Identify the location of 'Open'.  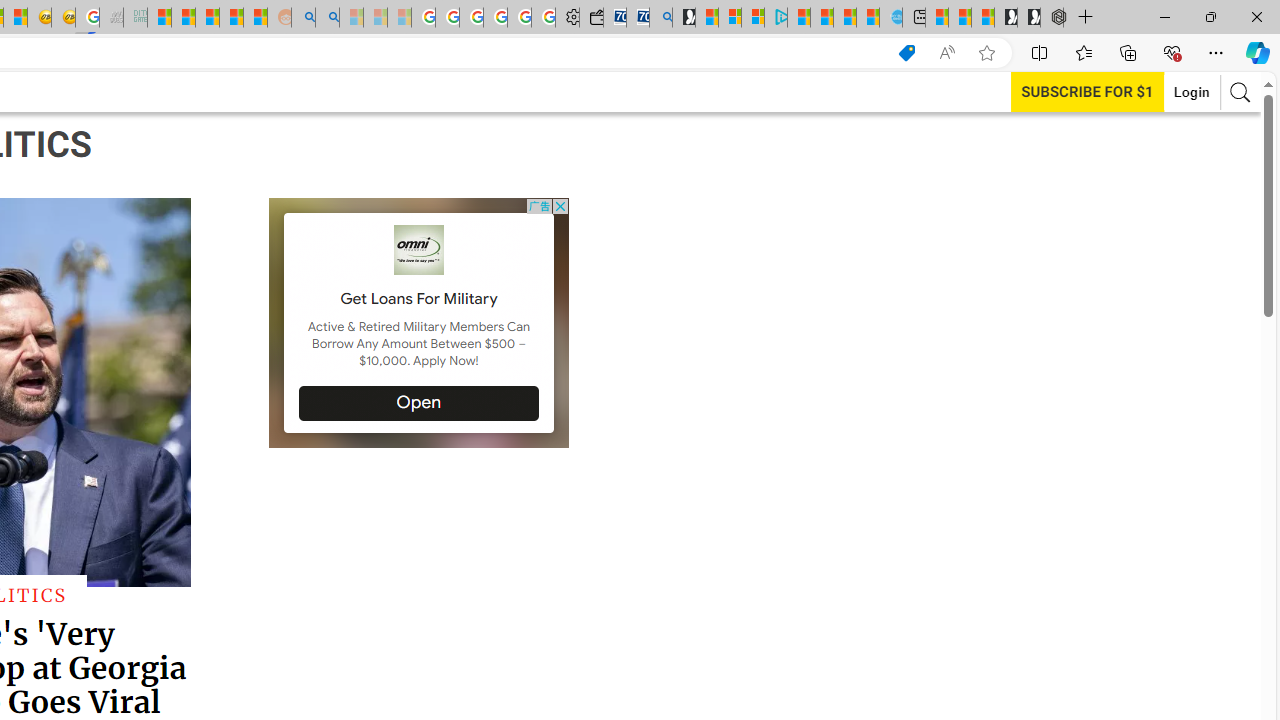
(418, 403).